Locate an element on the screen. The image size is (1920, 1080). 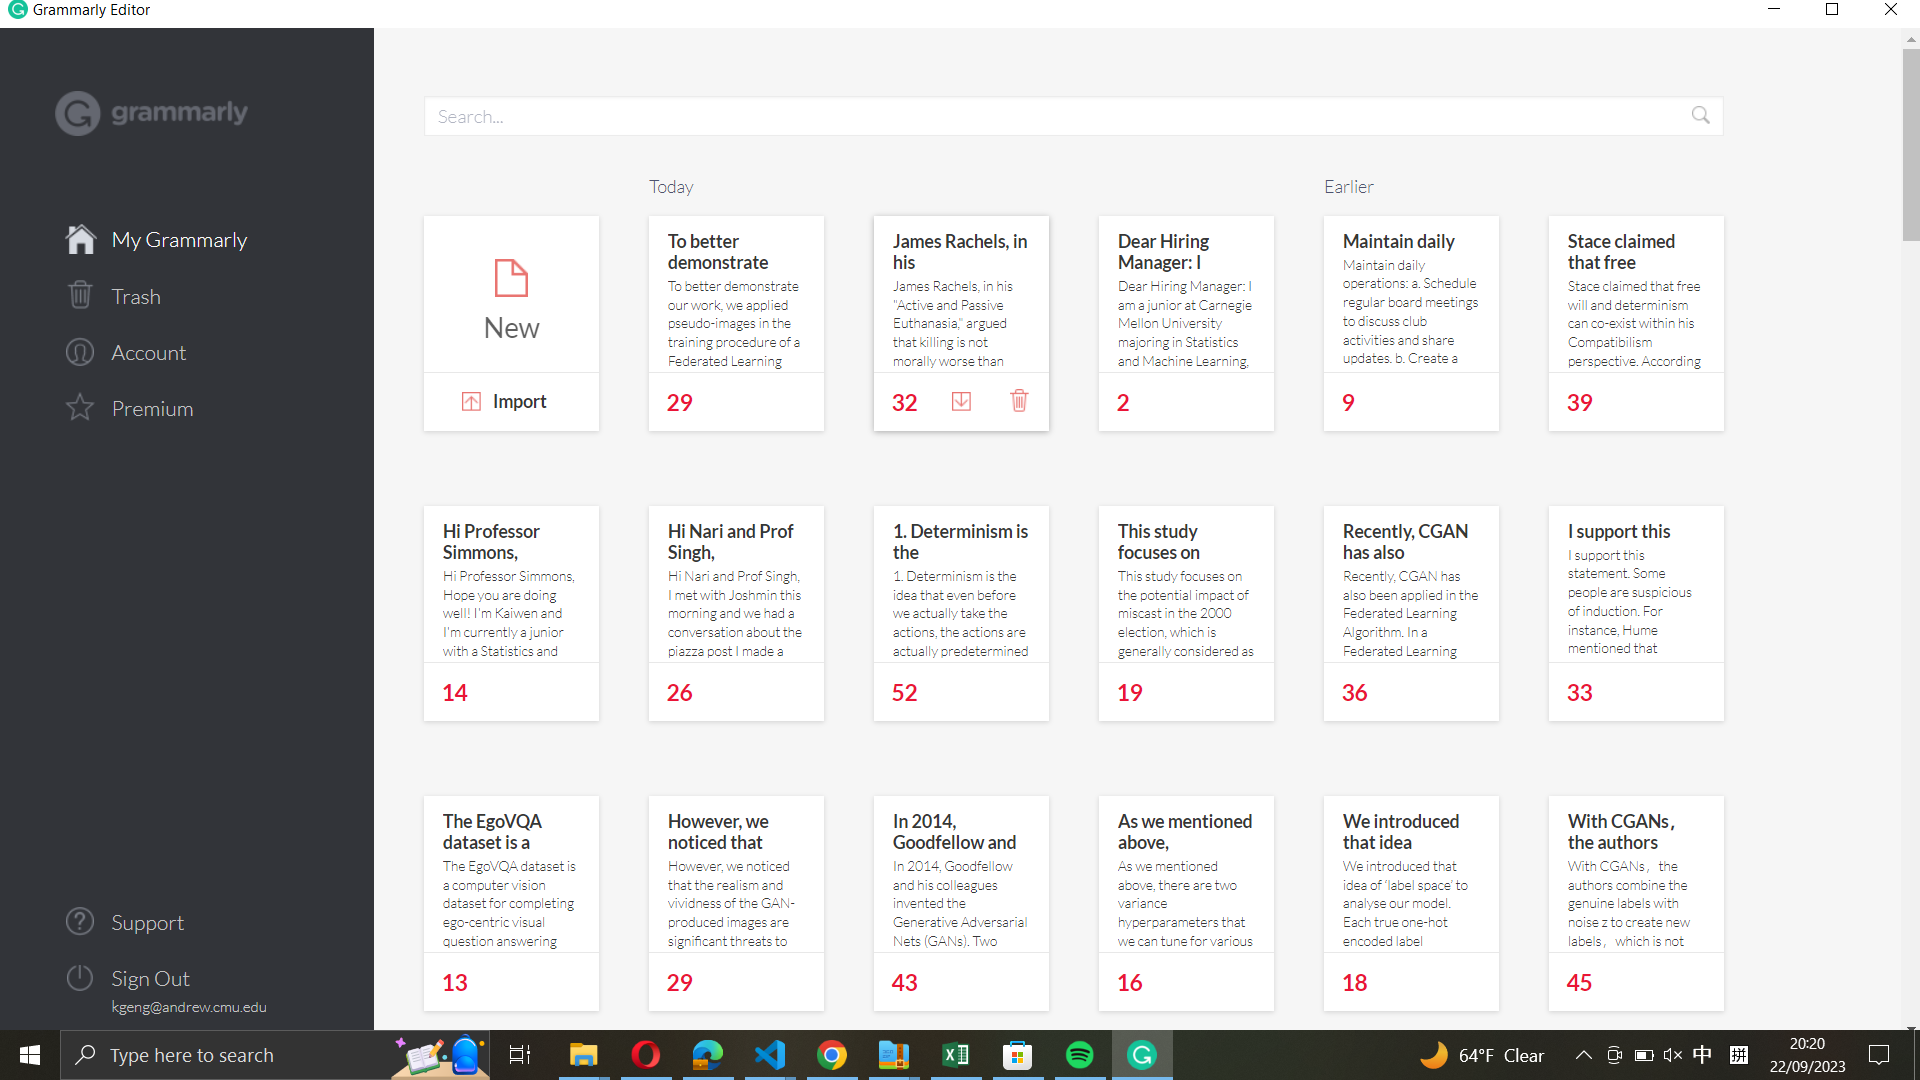
Start a note to daily track of first note earlier is located at coordinates (1411, 293).